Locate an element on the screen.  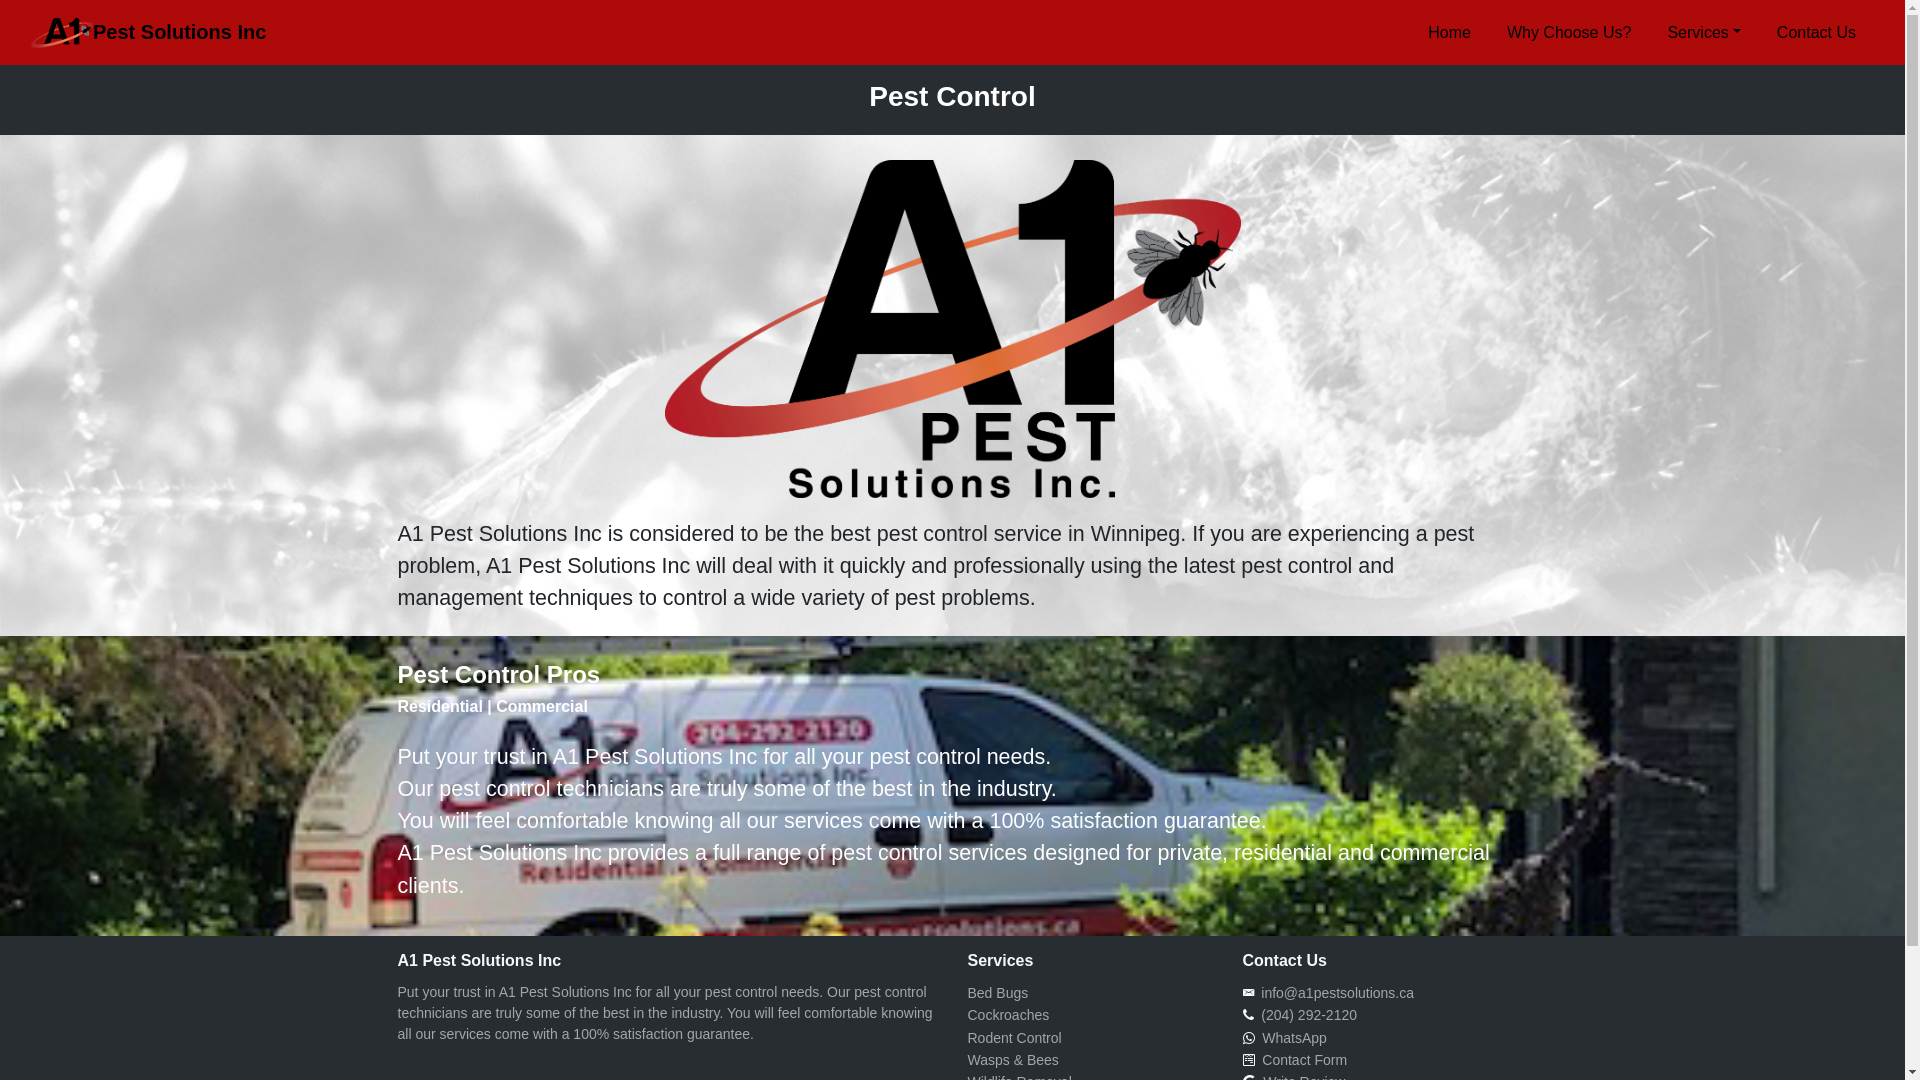
'Contact Us' is located at coordinates (1816, 31).